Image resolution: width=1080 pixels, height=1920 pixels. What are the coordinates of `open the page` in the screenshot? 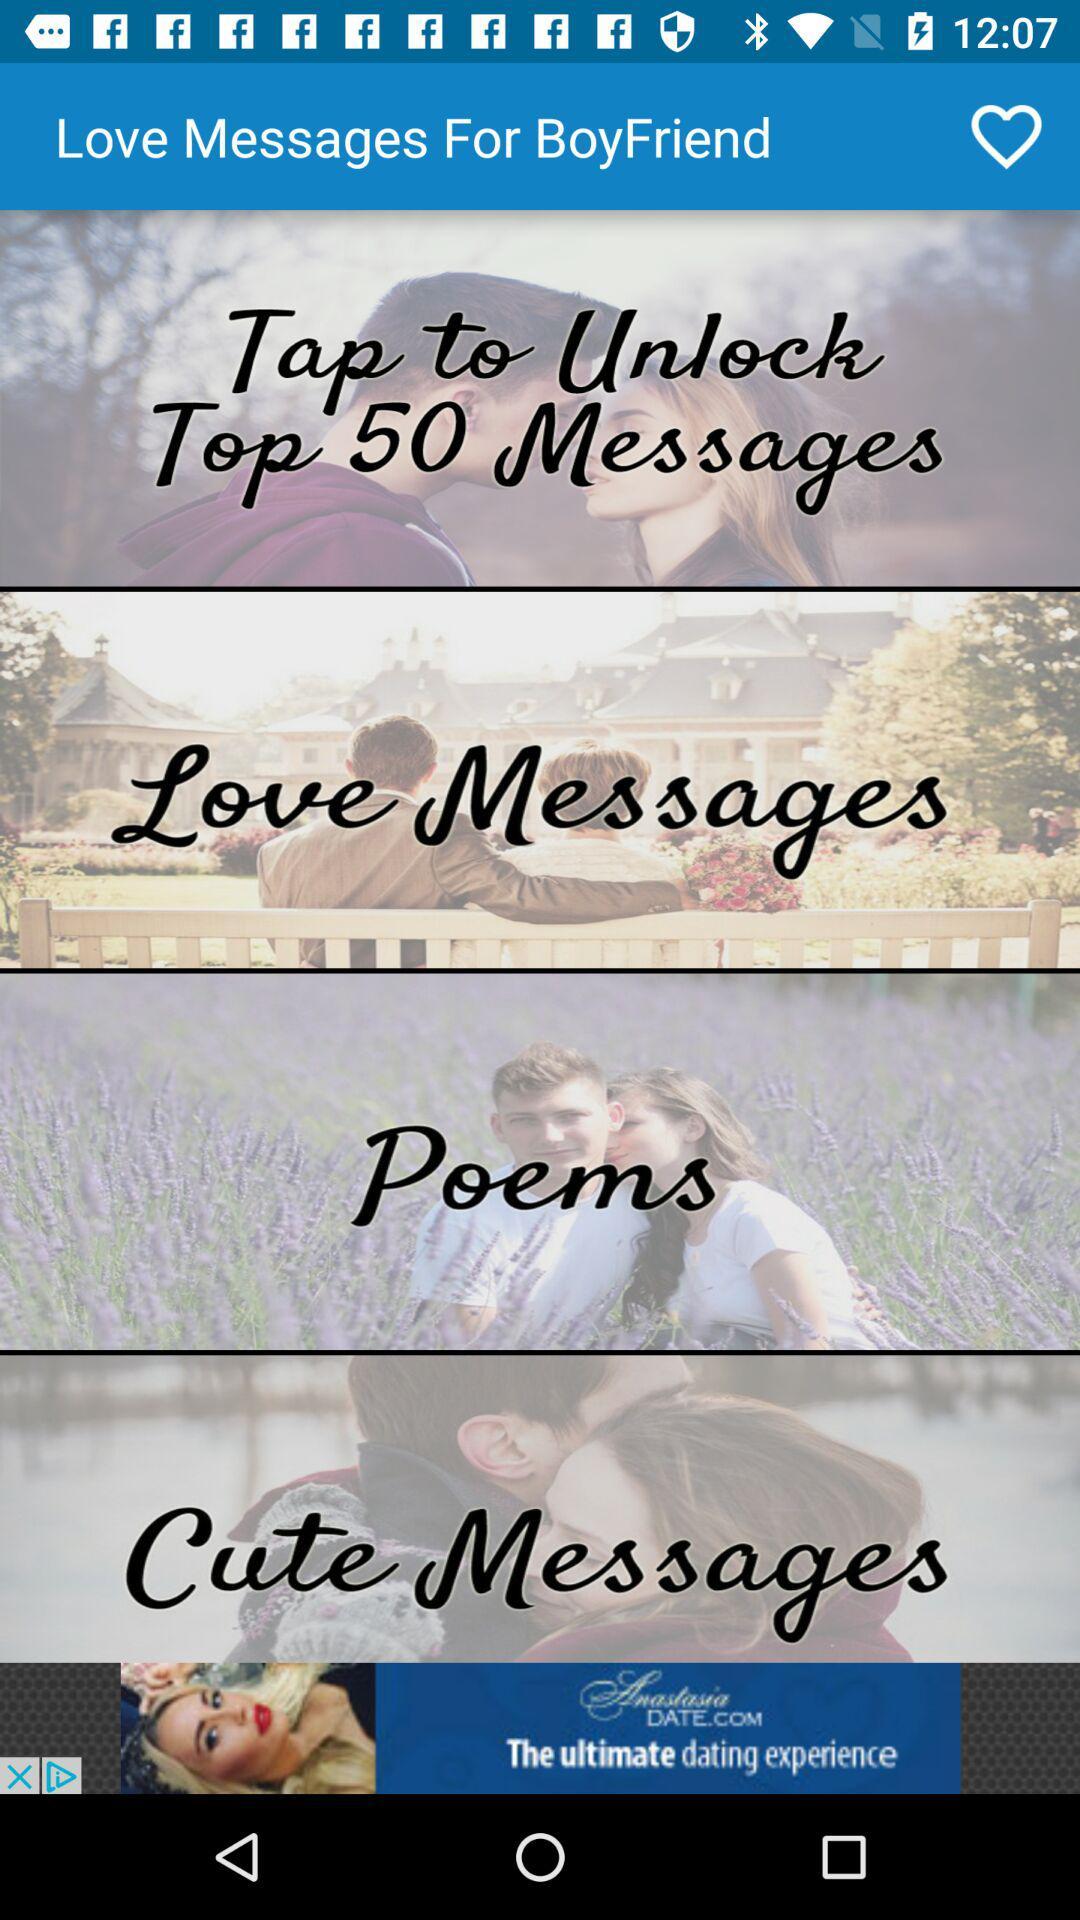 It's located at (540, 1508).